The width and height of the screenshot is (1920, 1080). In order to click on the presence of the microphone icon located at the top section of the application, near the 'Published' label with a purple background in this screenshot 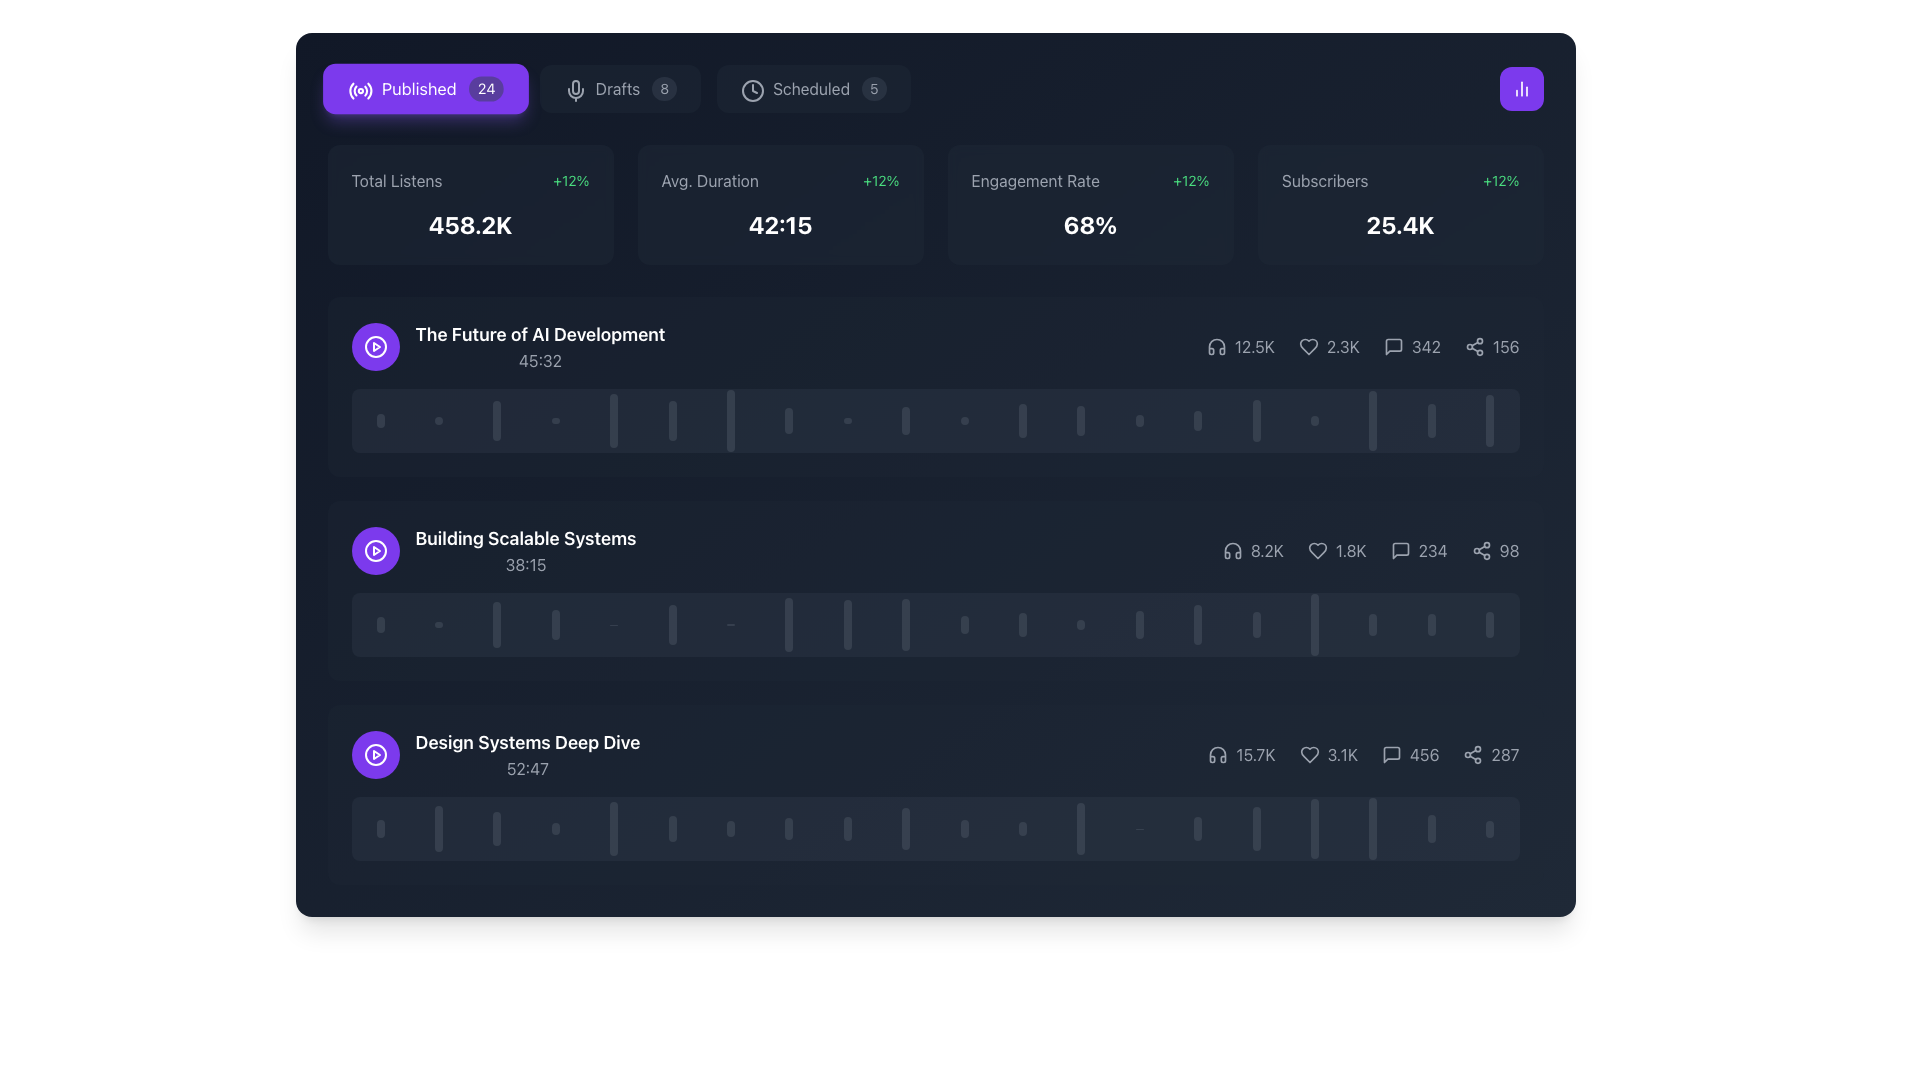, I will do `click(574, 86)`.